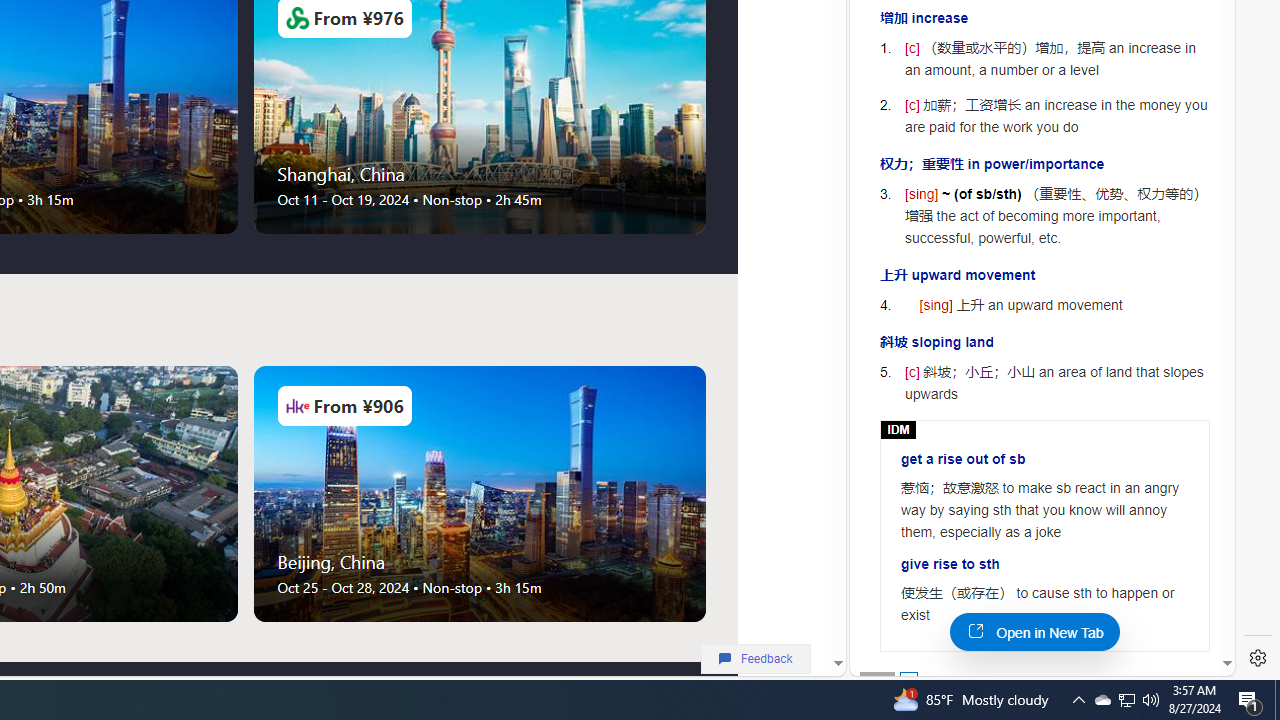 This screenshot has width=1280, height=720. I want to click on 'AutomationID: posbtn_1', so click(907, 679).